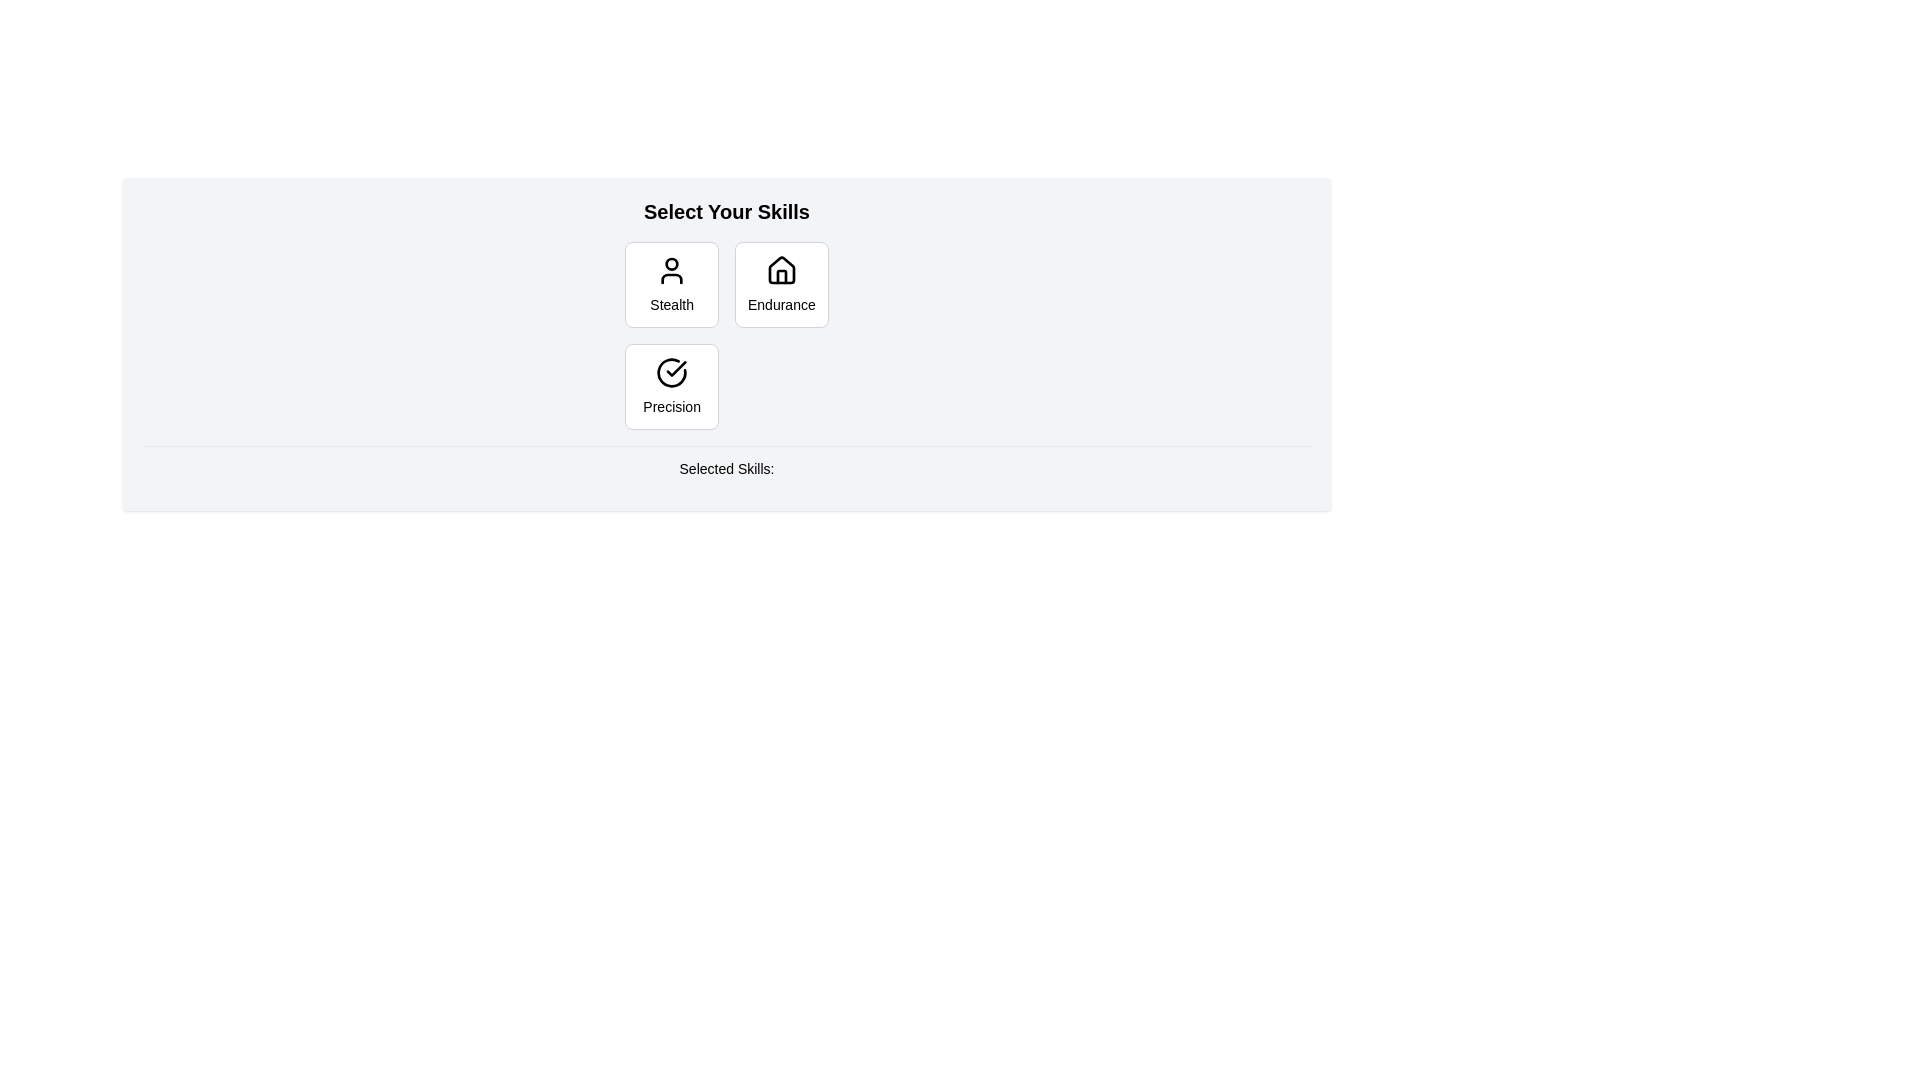 The width and height of the screenshot is (1920, 1080). What do you see at coordinates (780, 270) in the screenshot?
I see `the 'Endurance' skill icon, which is a pictogram representing the concept of 'Endurance', located at the top-center of the 'Endurance' button in the selectable skills grid` at bounding box center [780, 270].